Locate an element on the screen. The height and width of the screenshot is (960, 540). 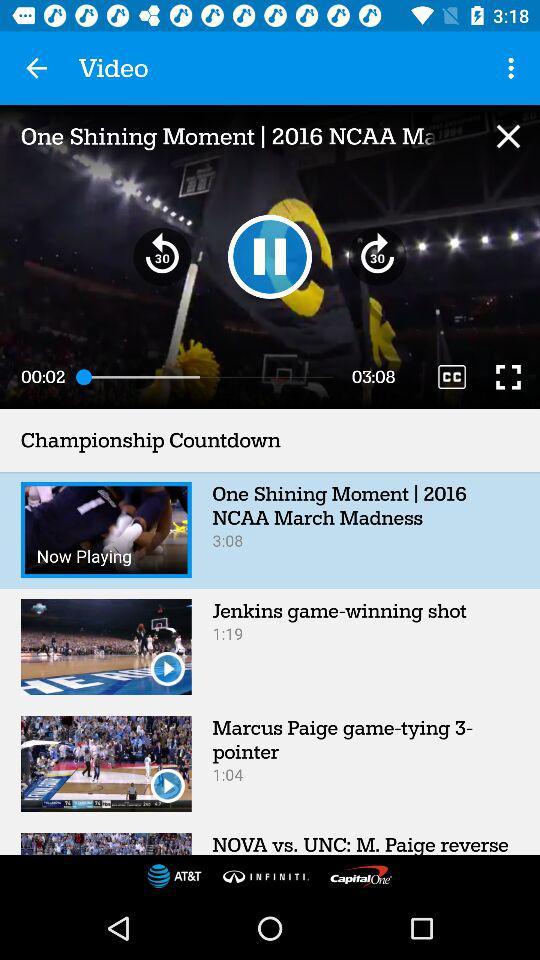
icon next to the one shining moment item is located at coordinates (513, 68).